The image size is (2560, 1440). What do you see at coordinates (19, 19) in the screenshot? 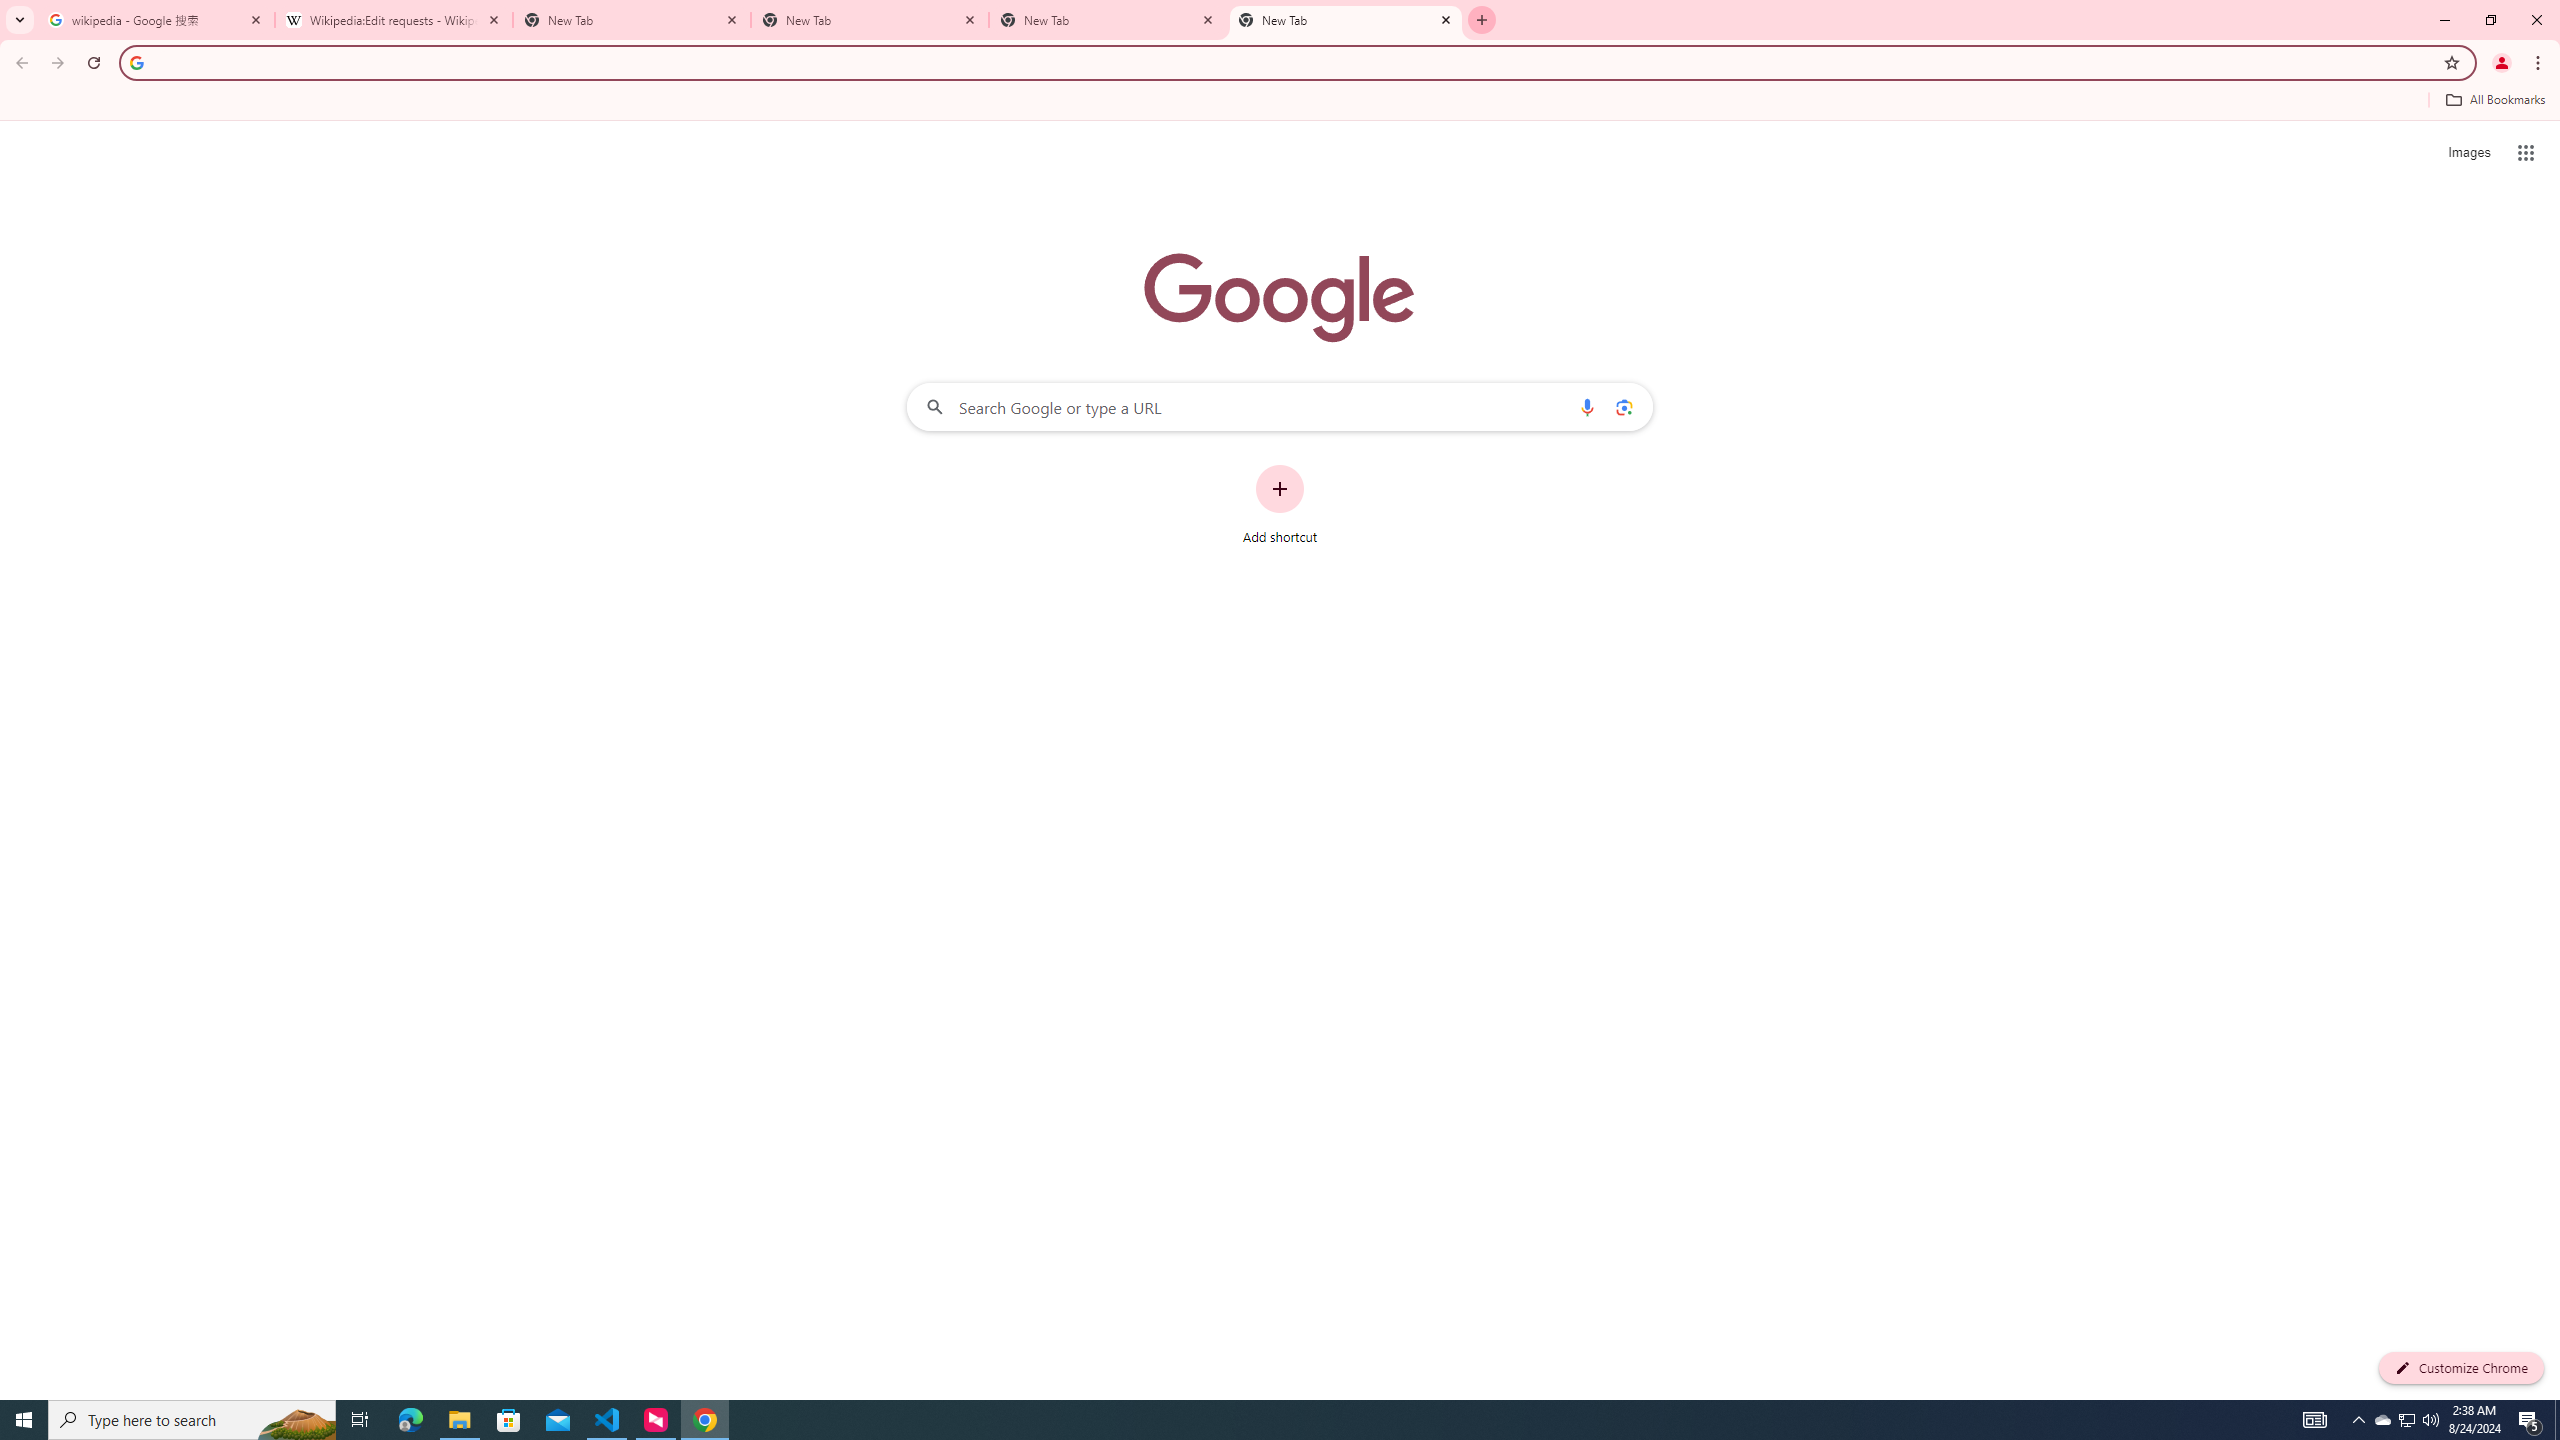
I see `'Search tabs'` at bounding box center [19, 19].